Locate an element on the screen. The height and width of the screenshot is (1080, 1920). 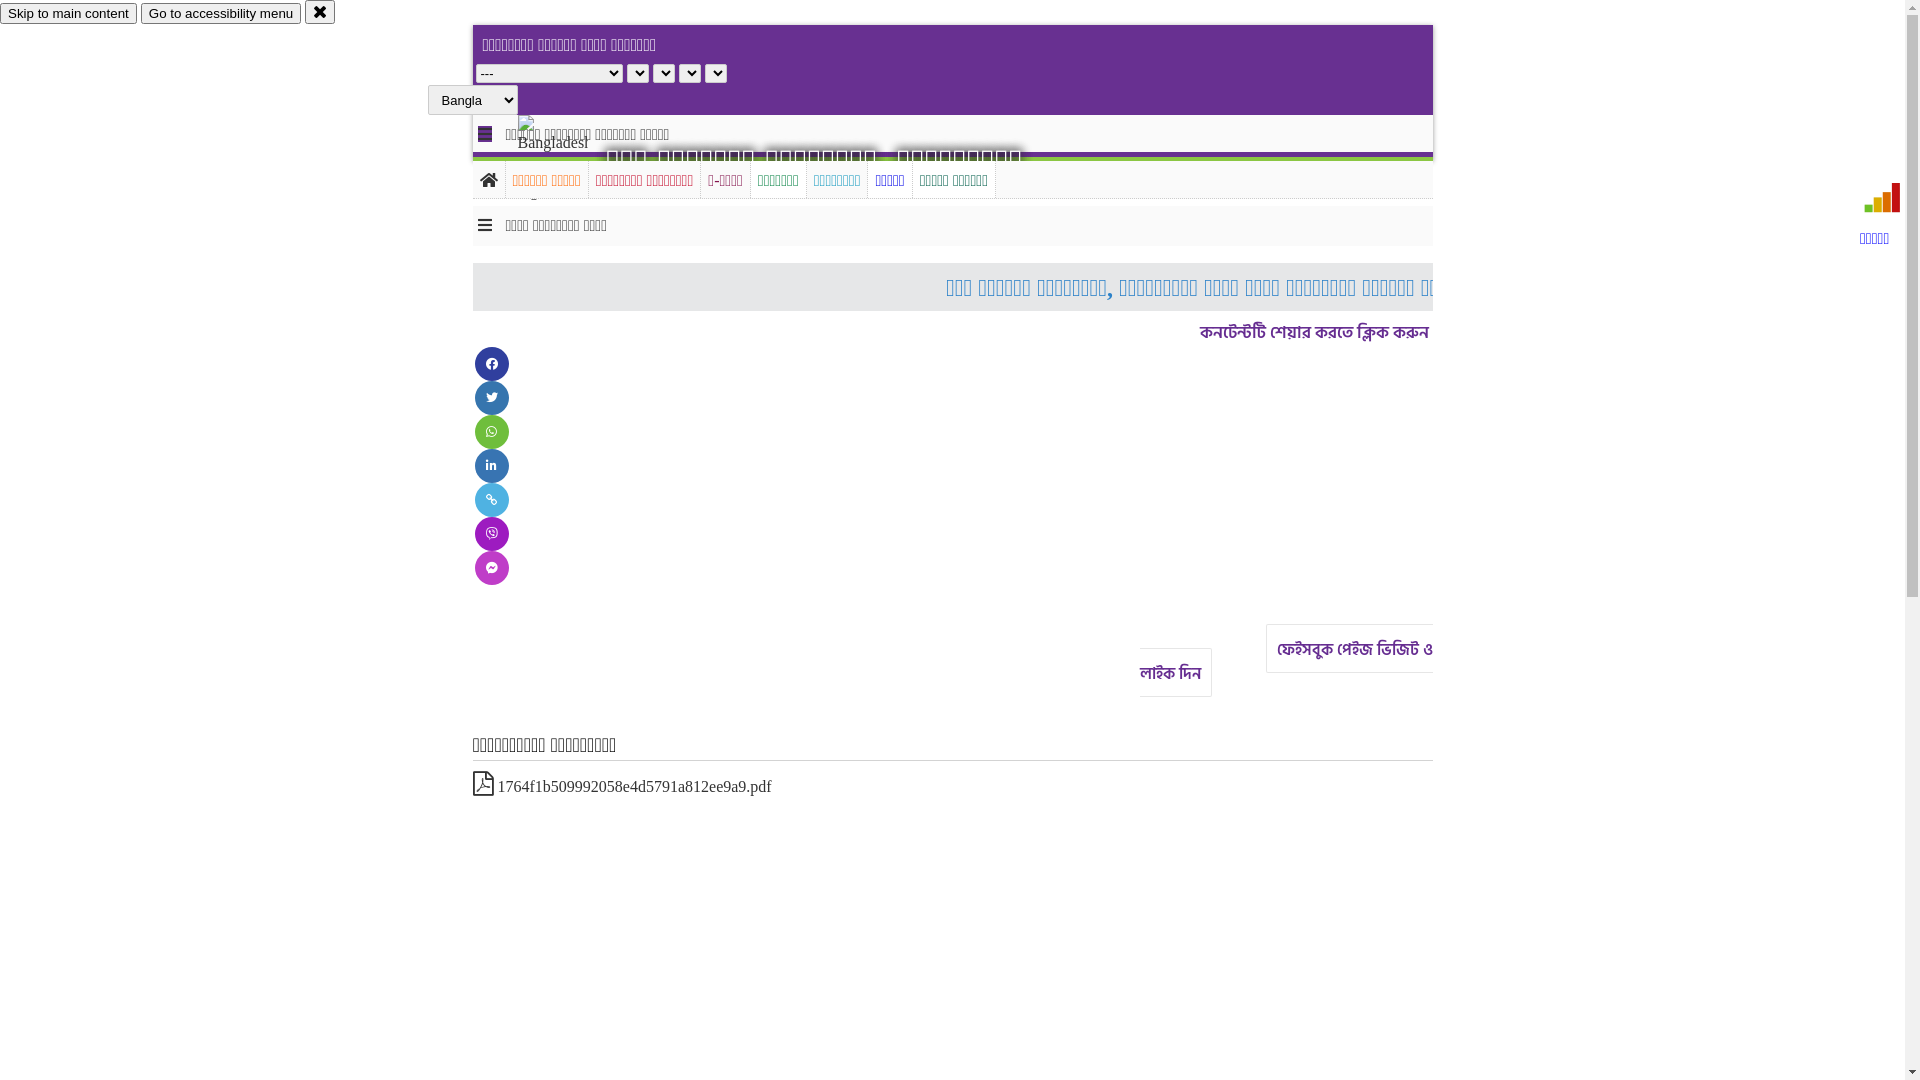
' is located at coordinates (569, 157).